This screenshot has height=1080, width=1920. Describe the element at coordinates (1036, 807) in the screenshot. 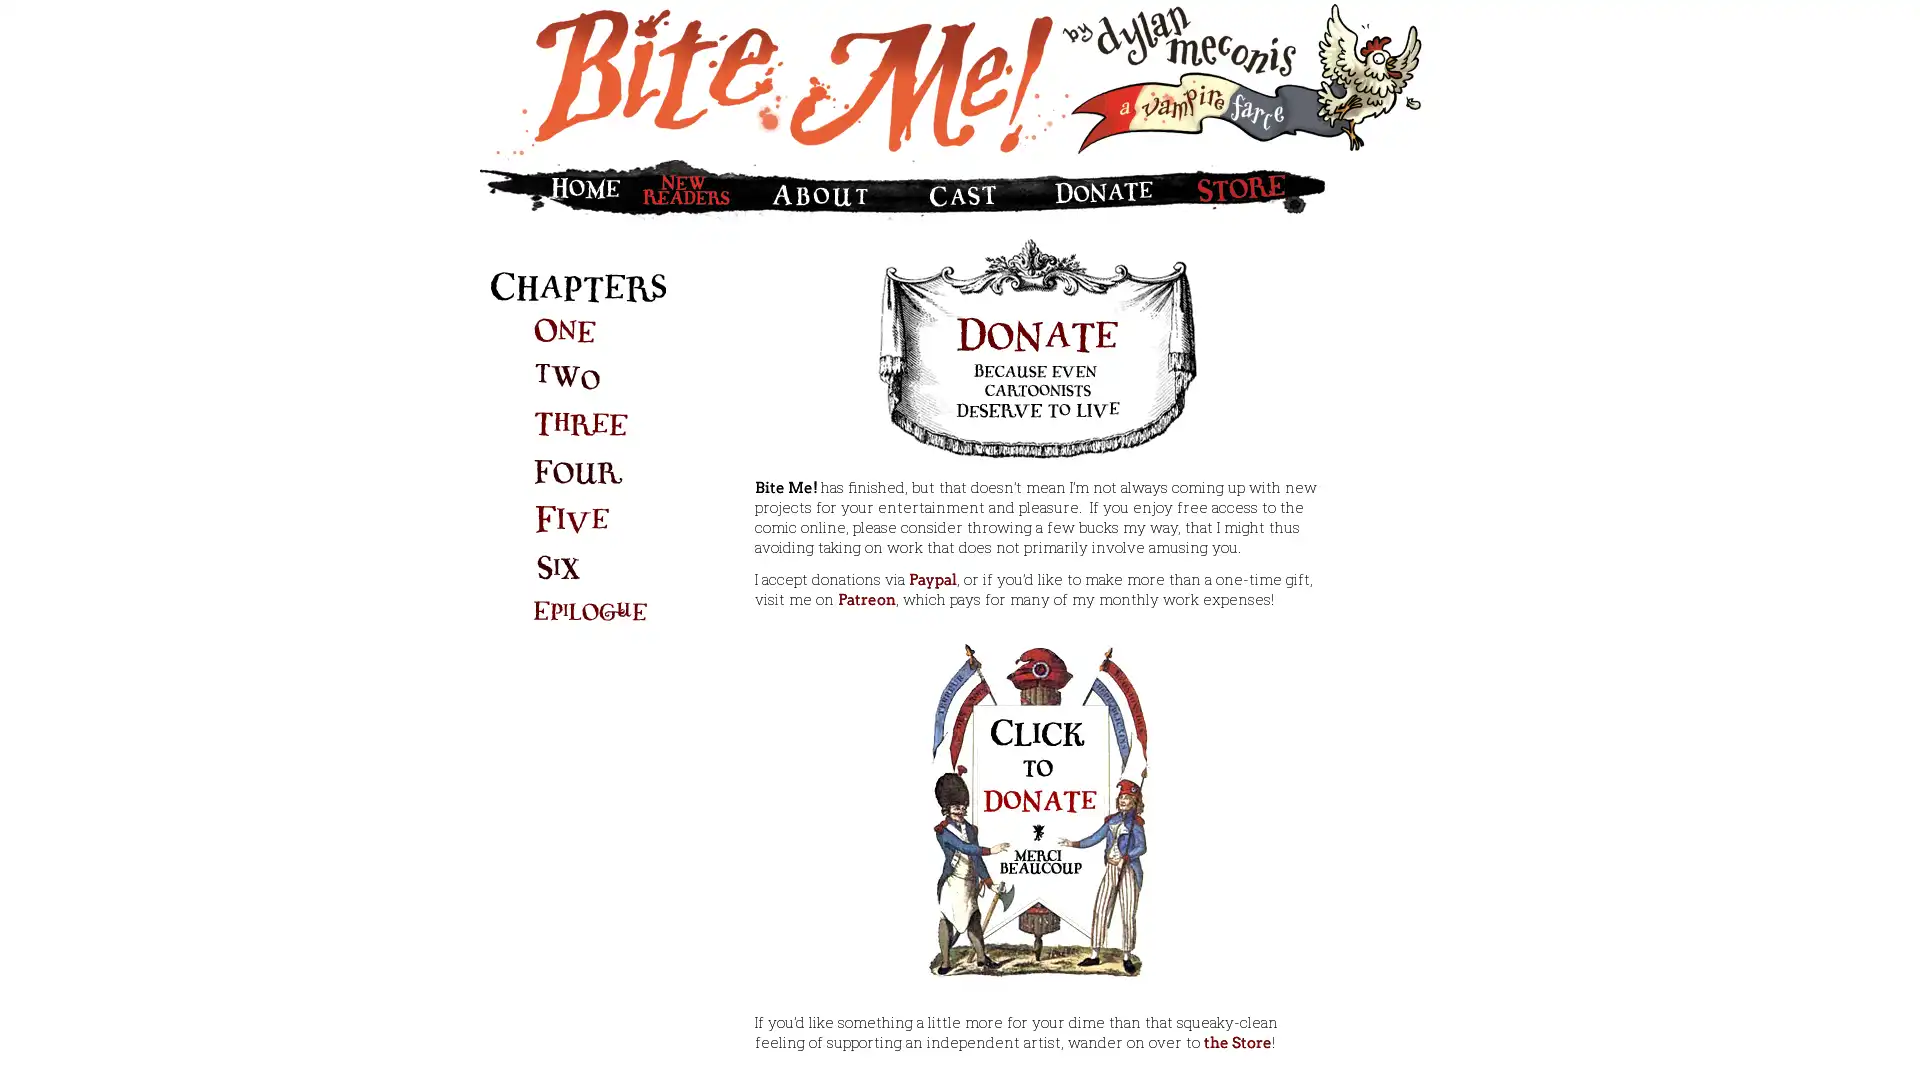

I see `Click to Donate!` at that location.